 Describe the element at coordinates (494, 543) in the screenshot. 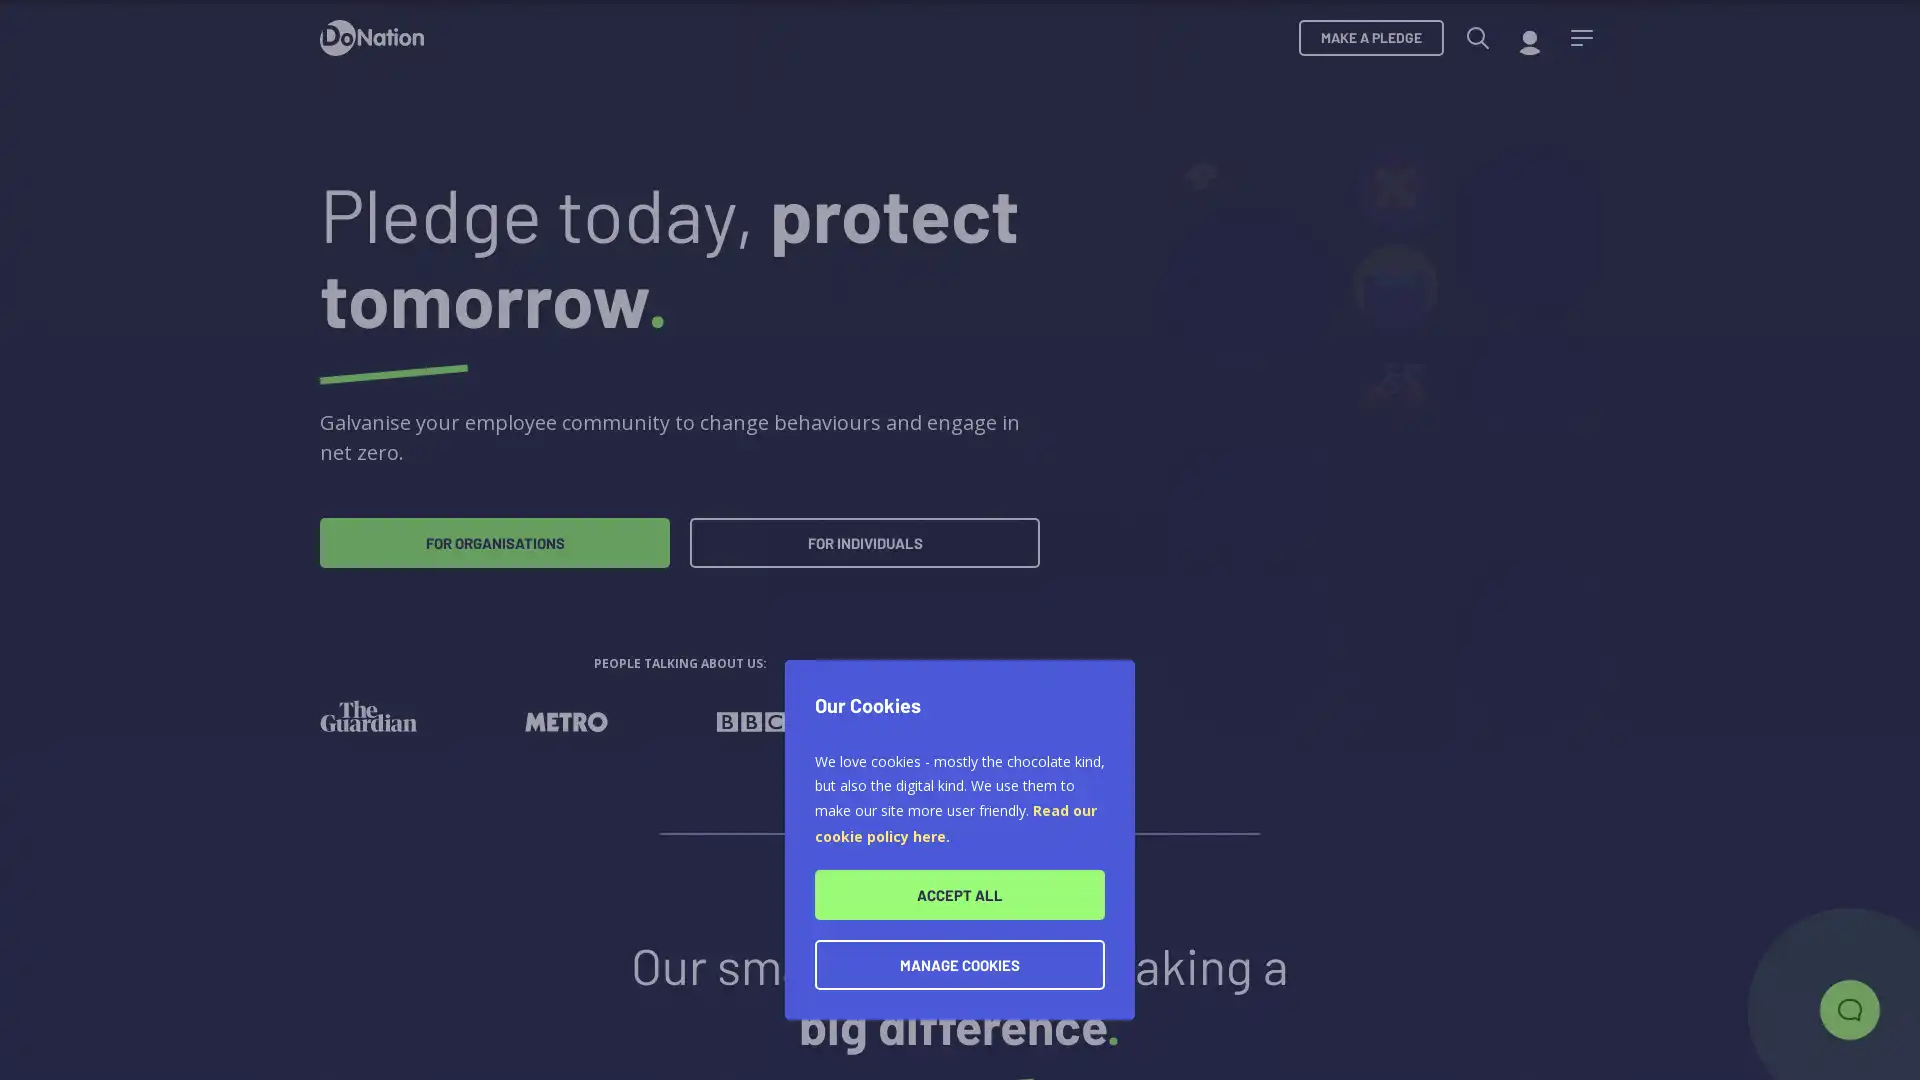

I see `FOR ORGANISATIONS` at that location.